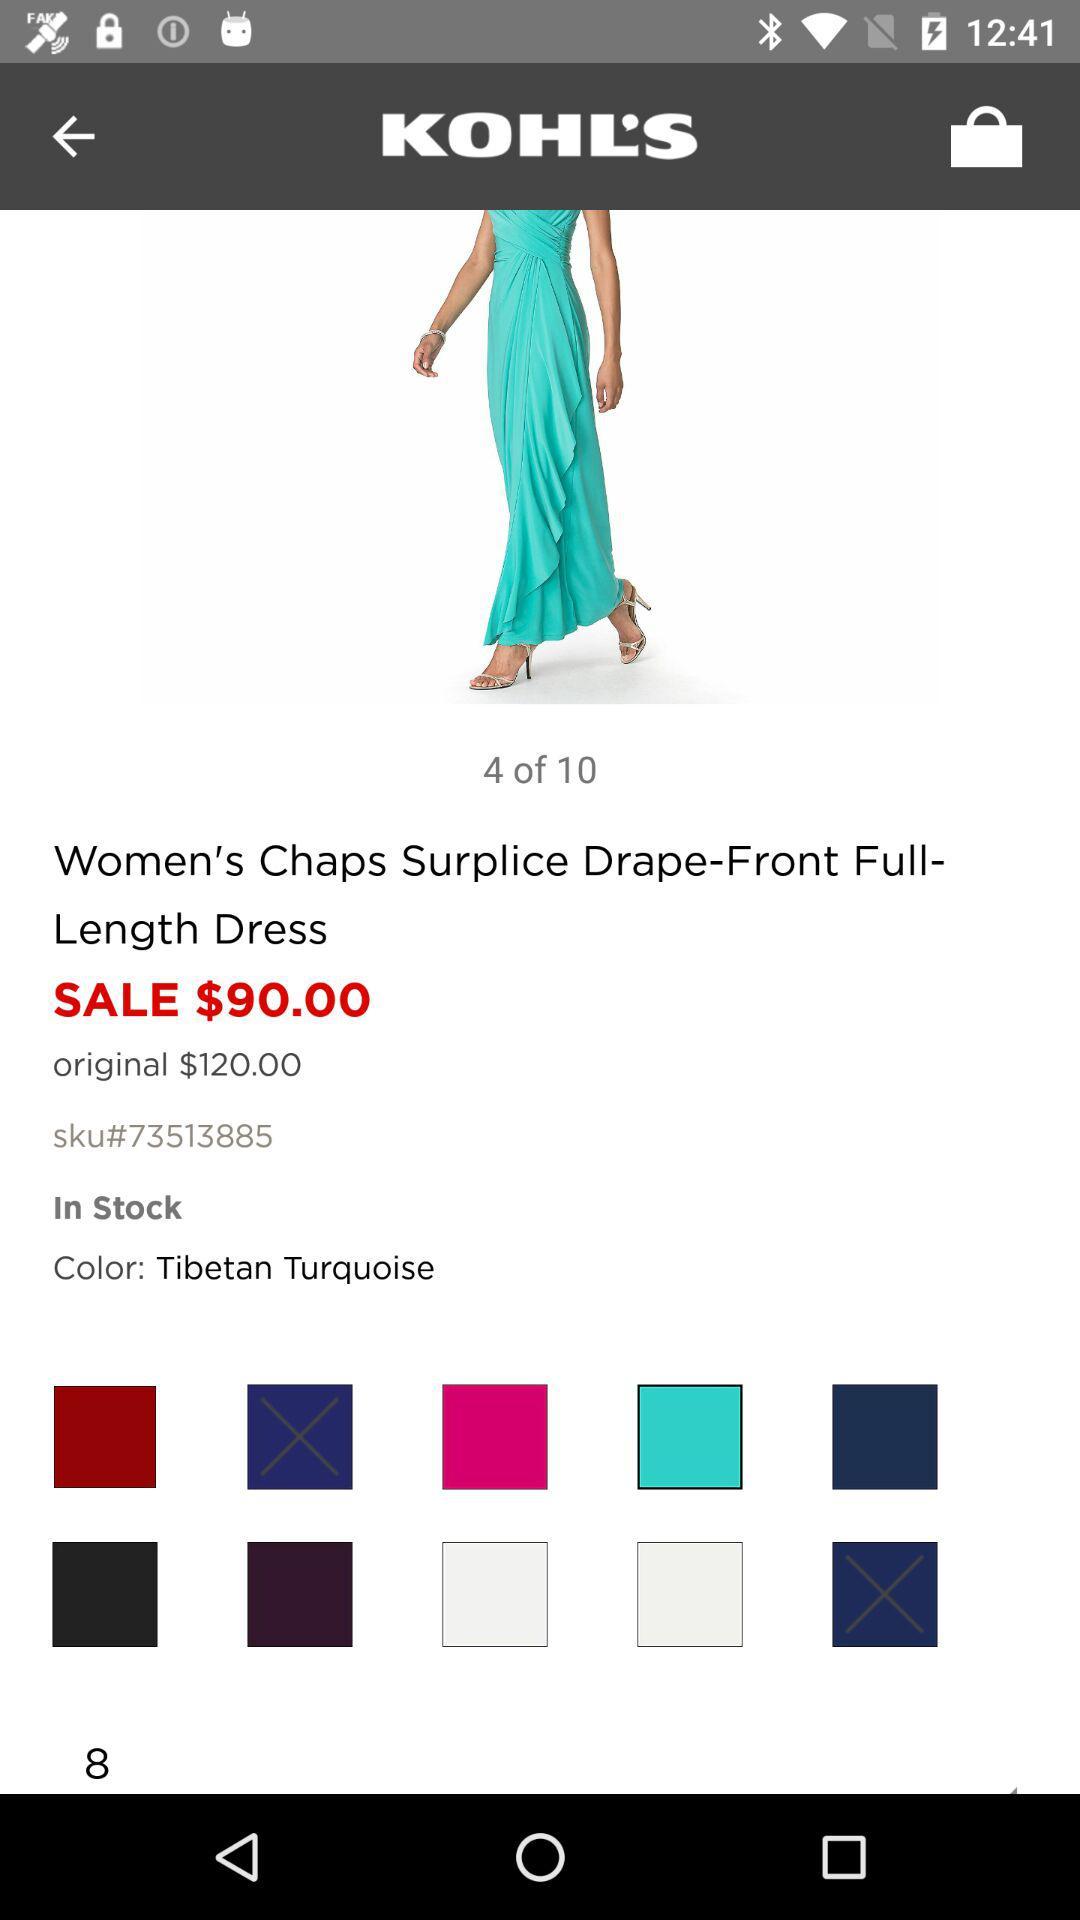  What do you see at coordinates (540, 456) in the screenshot?
I see `the item above the 4 of 10` at bounding box center [540, 456].